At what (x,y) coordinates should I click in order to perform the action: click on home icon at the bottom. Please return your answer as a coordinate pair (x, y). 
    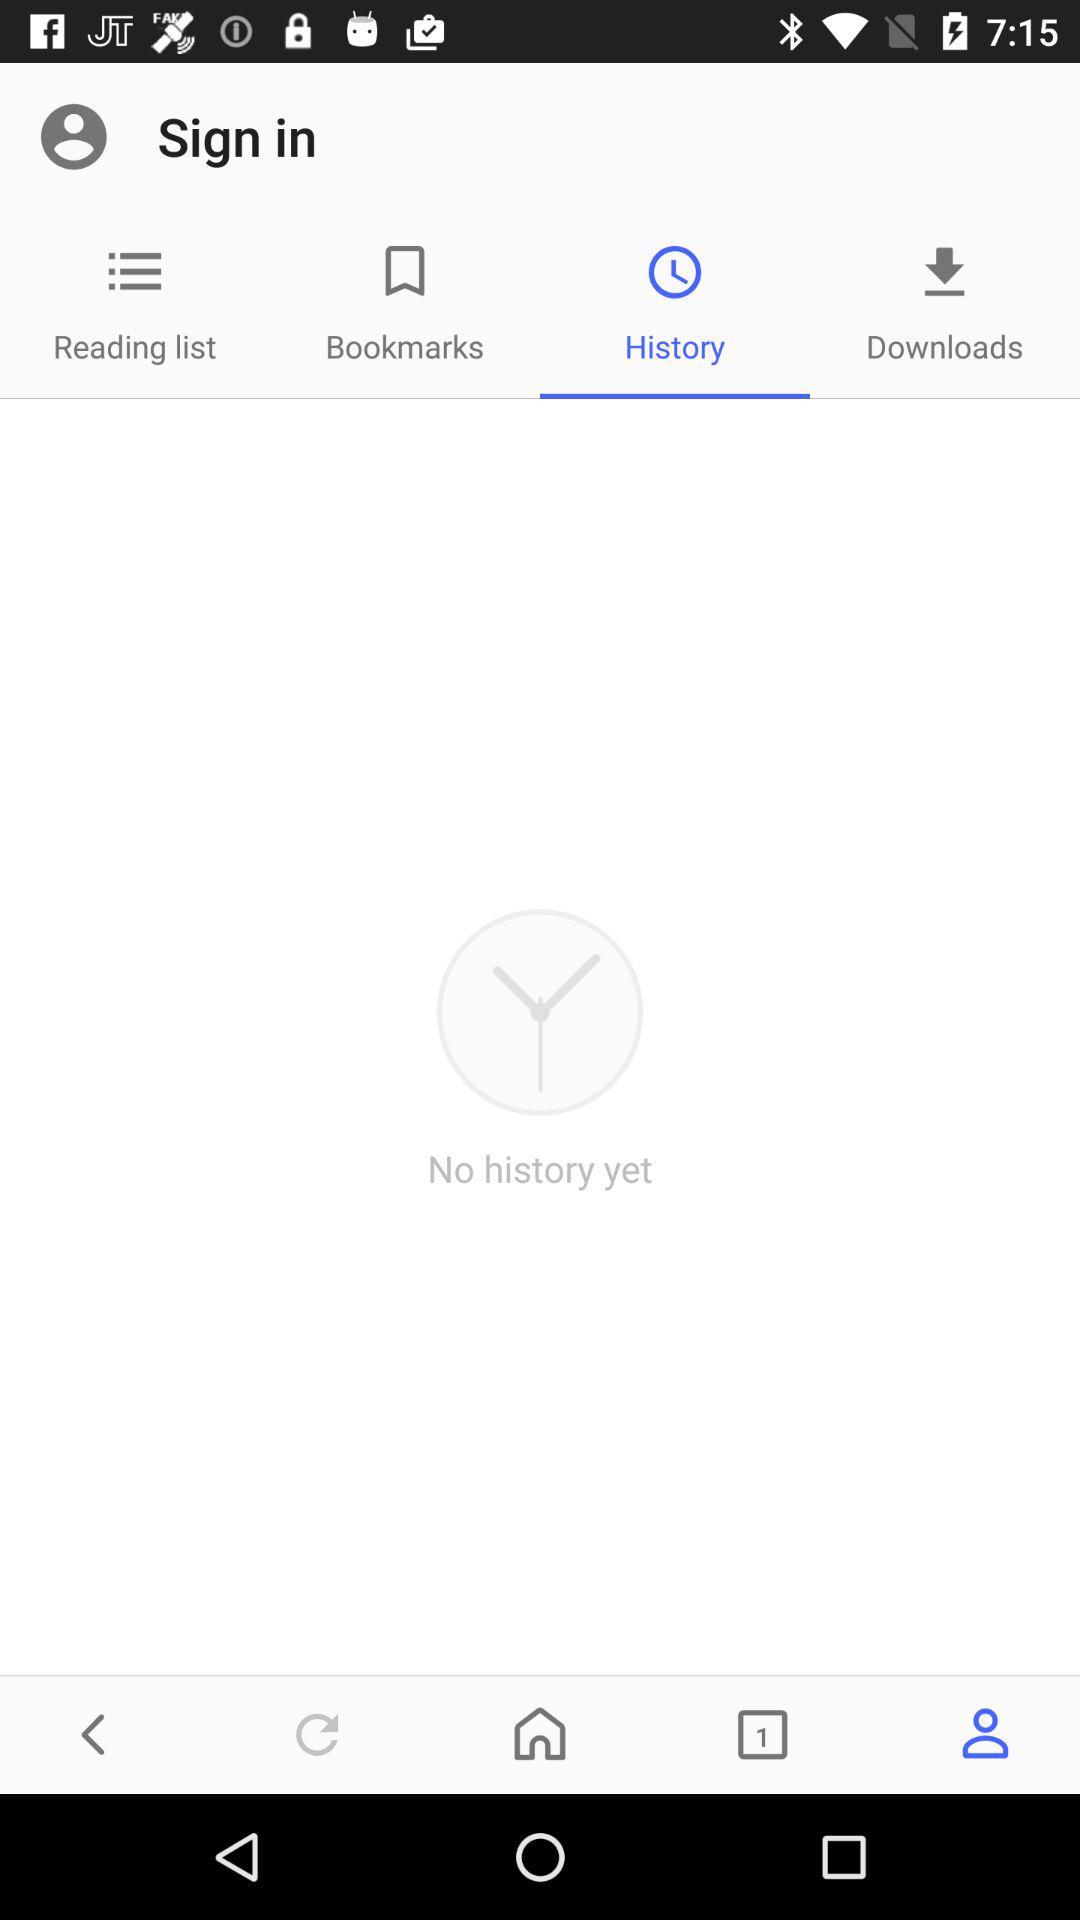
    Looking at the image, I should click on (540, 1733).